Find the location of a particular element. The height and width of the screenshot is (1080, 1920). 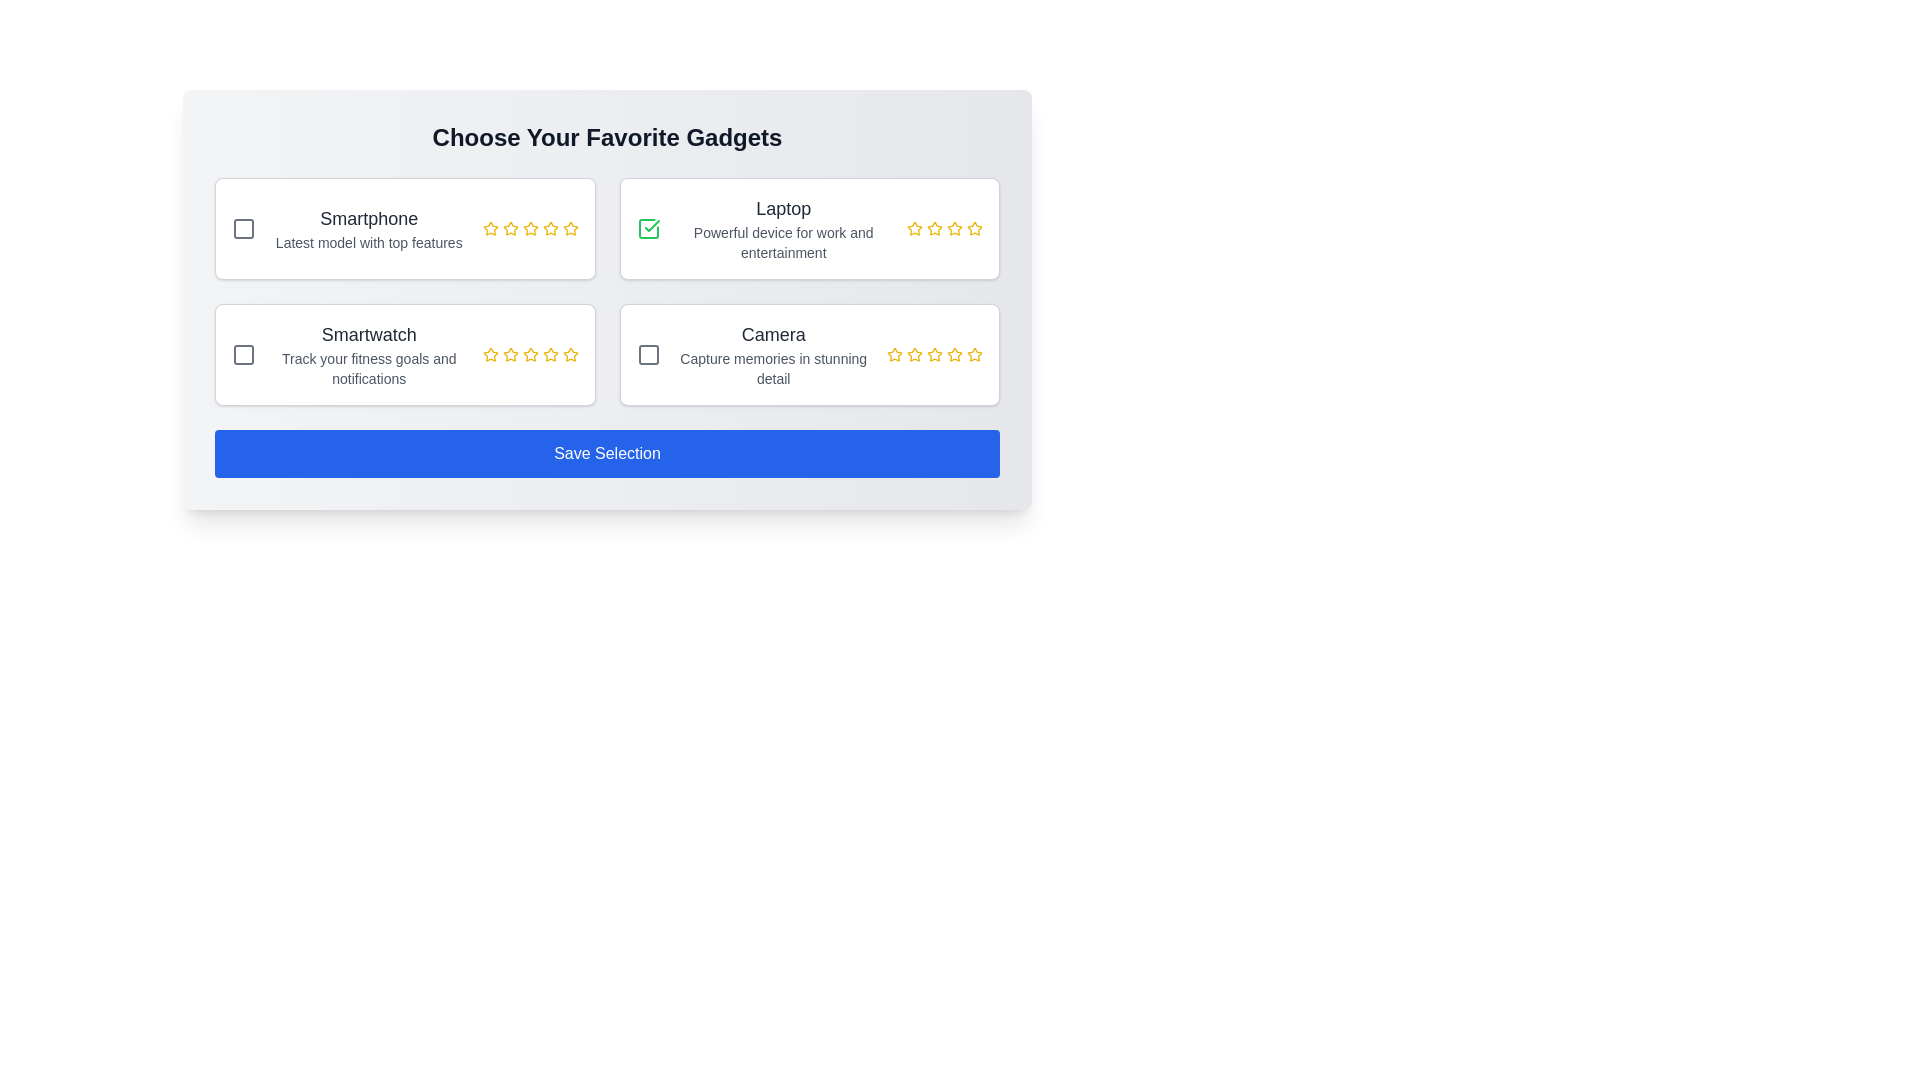

the label displaying 'Smartphone' and its description 'Latest model with top features', located in the top-left portion of the grid layout, underneath the checkbox icon is located at coordinates (369, 227).